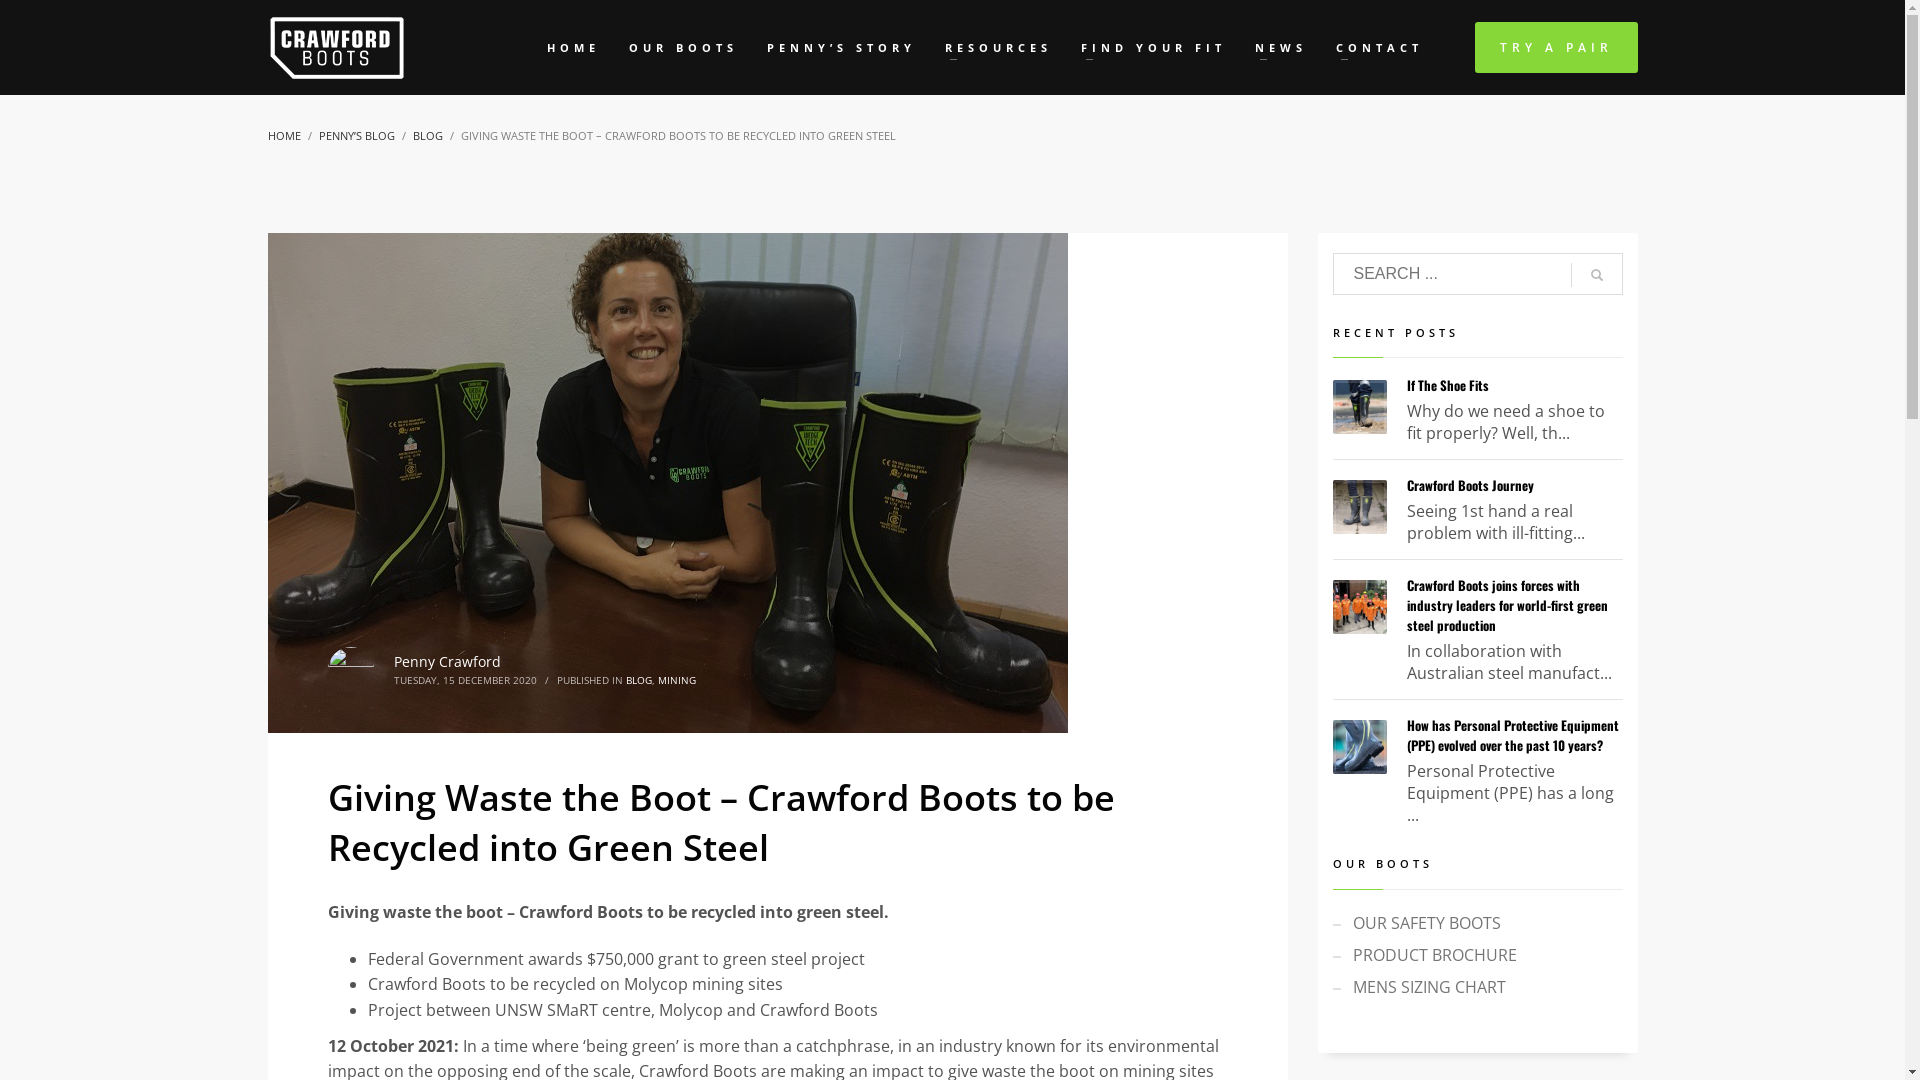 This screenshot has width=1920, height=1080. I want to click on 'FIND YOUR FIT', so click(1152, 45).